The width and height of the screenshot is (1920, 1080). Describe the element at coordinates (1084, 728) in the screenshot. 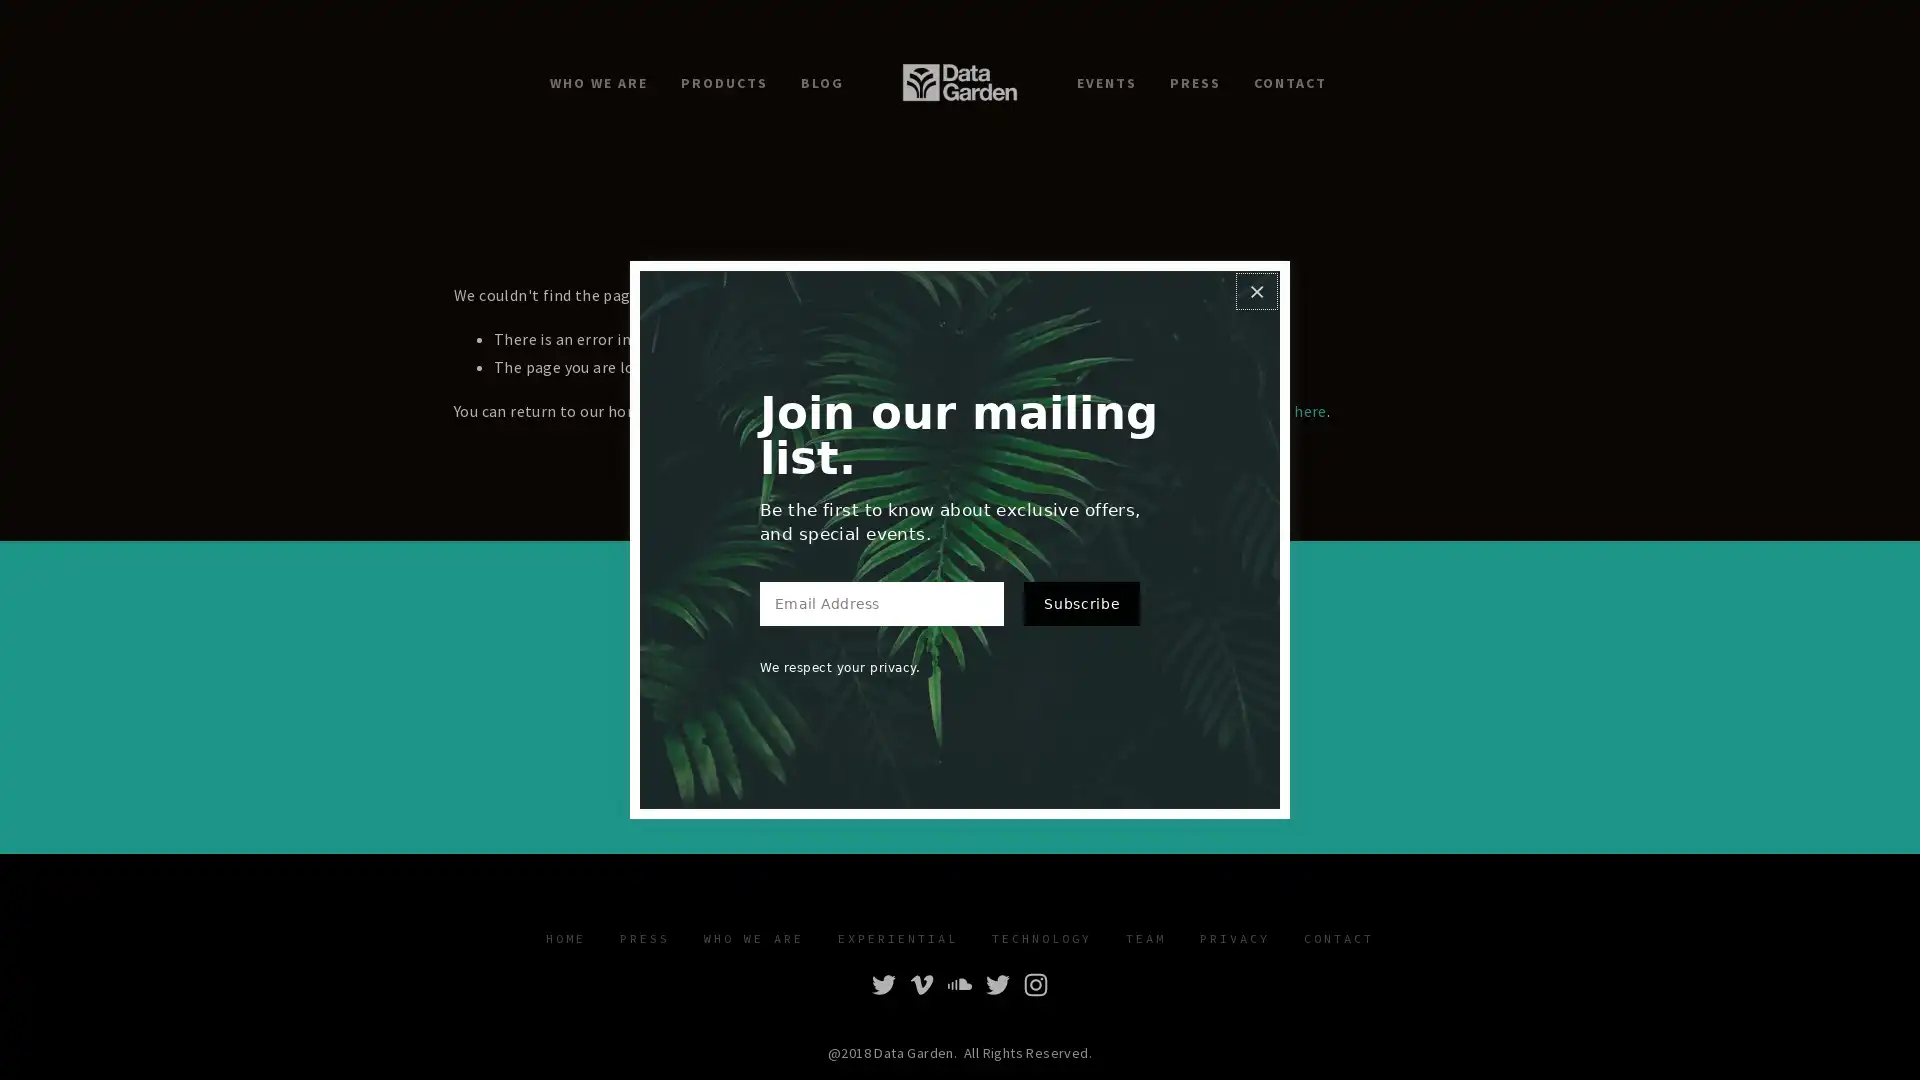

I see `SIGN UP` at that location.